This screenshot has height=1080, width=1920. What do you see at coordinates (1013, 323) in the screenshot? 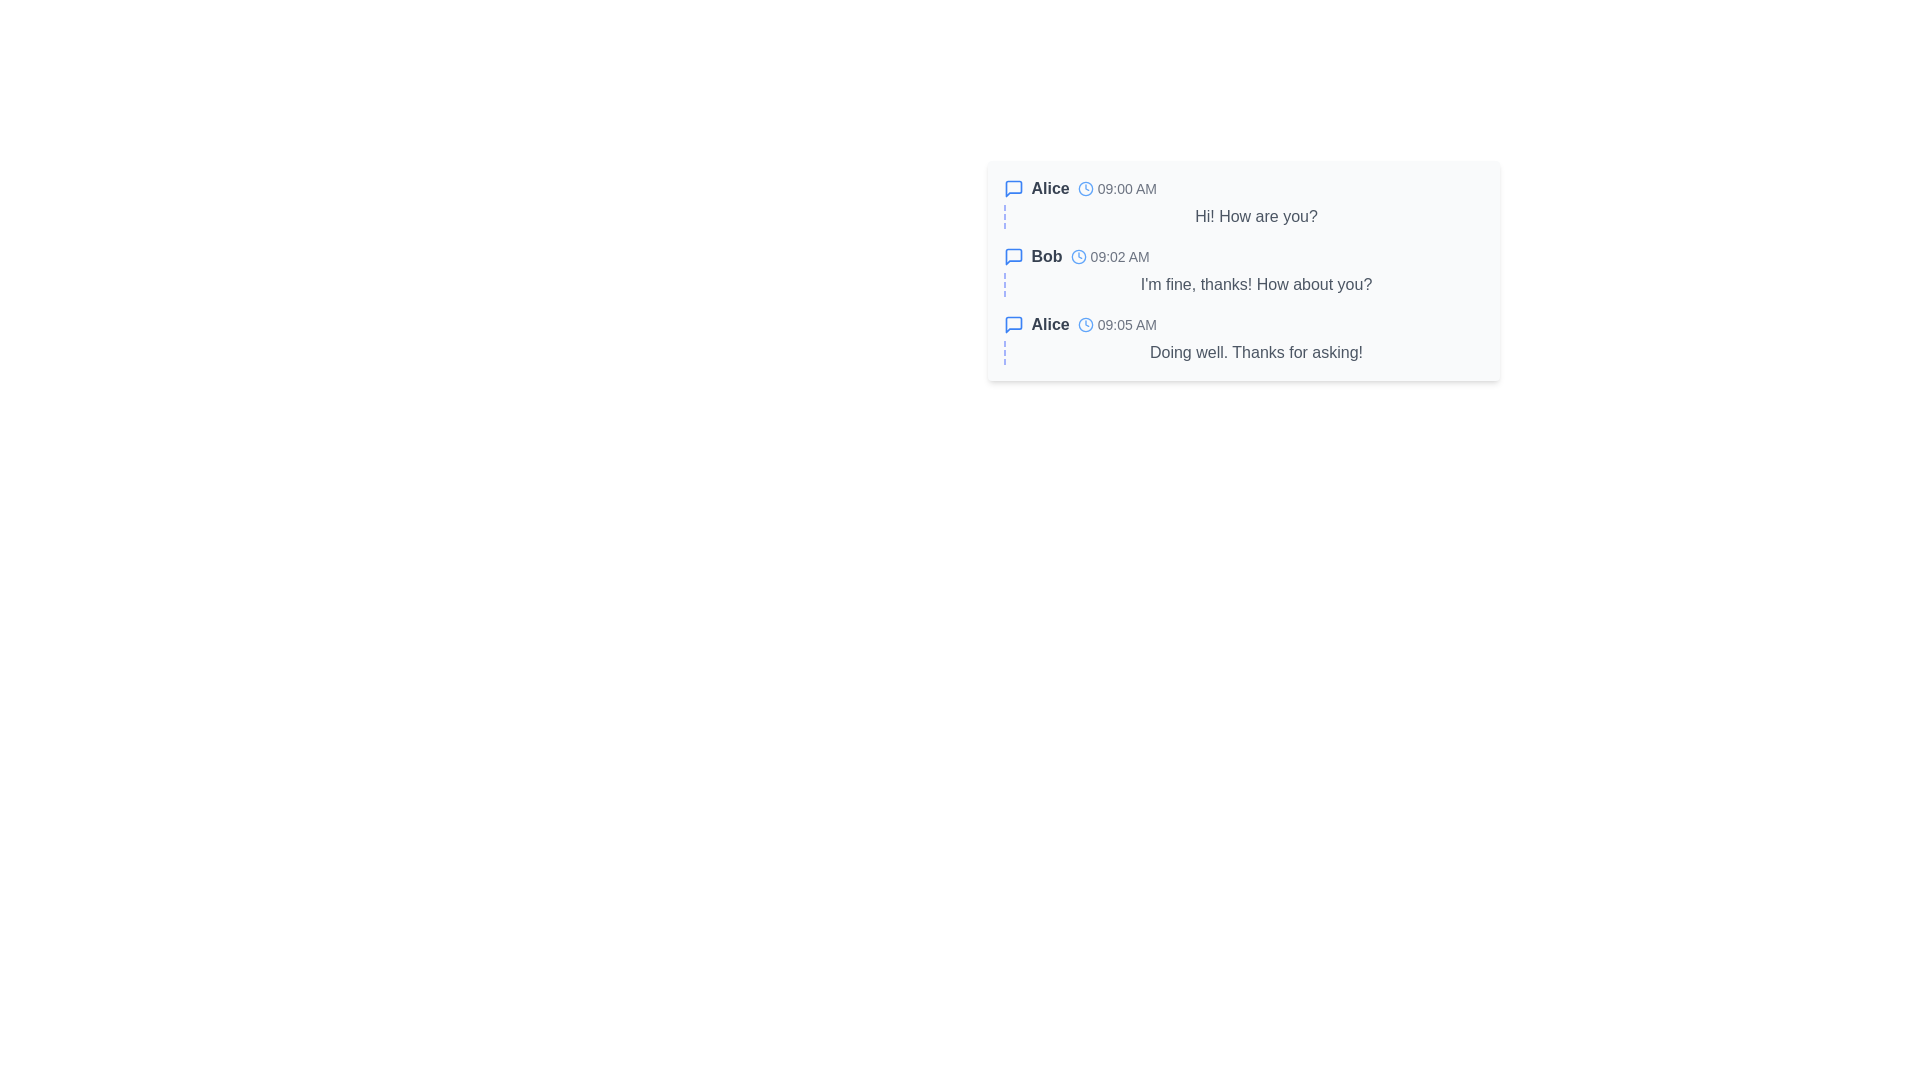
I see `the status of the speech bubble icon located to the left of 'Alice 09:05 AM', which is styled in blue and indicates interactivity` at bounding box center [1013, 323].